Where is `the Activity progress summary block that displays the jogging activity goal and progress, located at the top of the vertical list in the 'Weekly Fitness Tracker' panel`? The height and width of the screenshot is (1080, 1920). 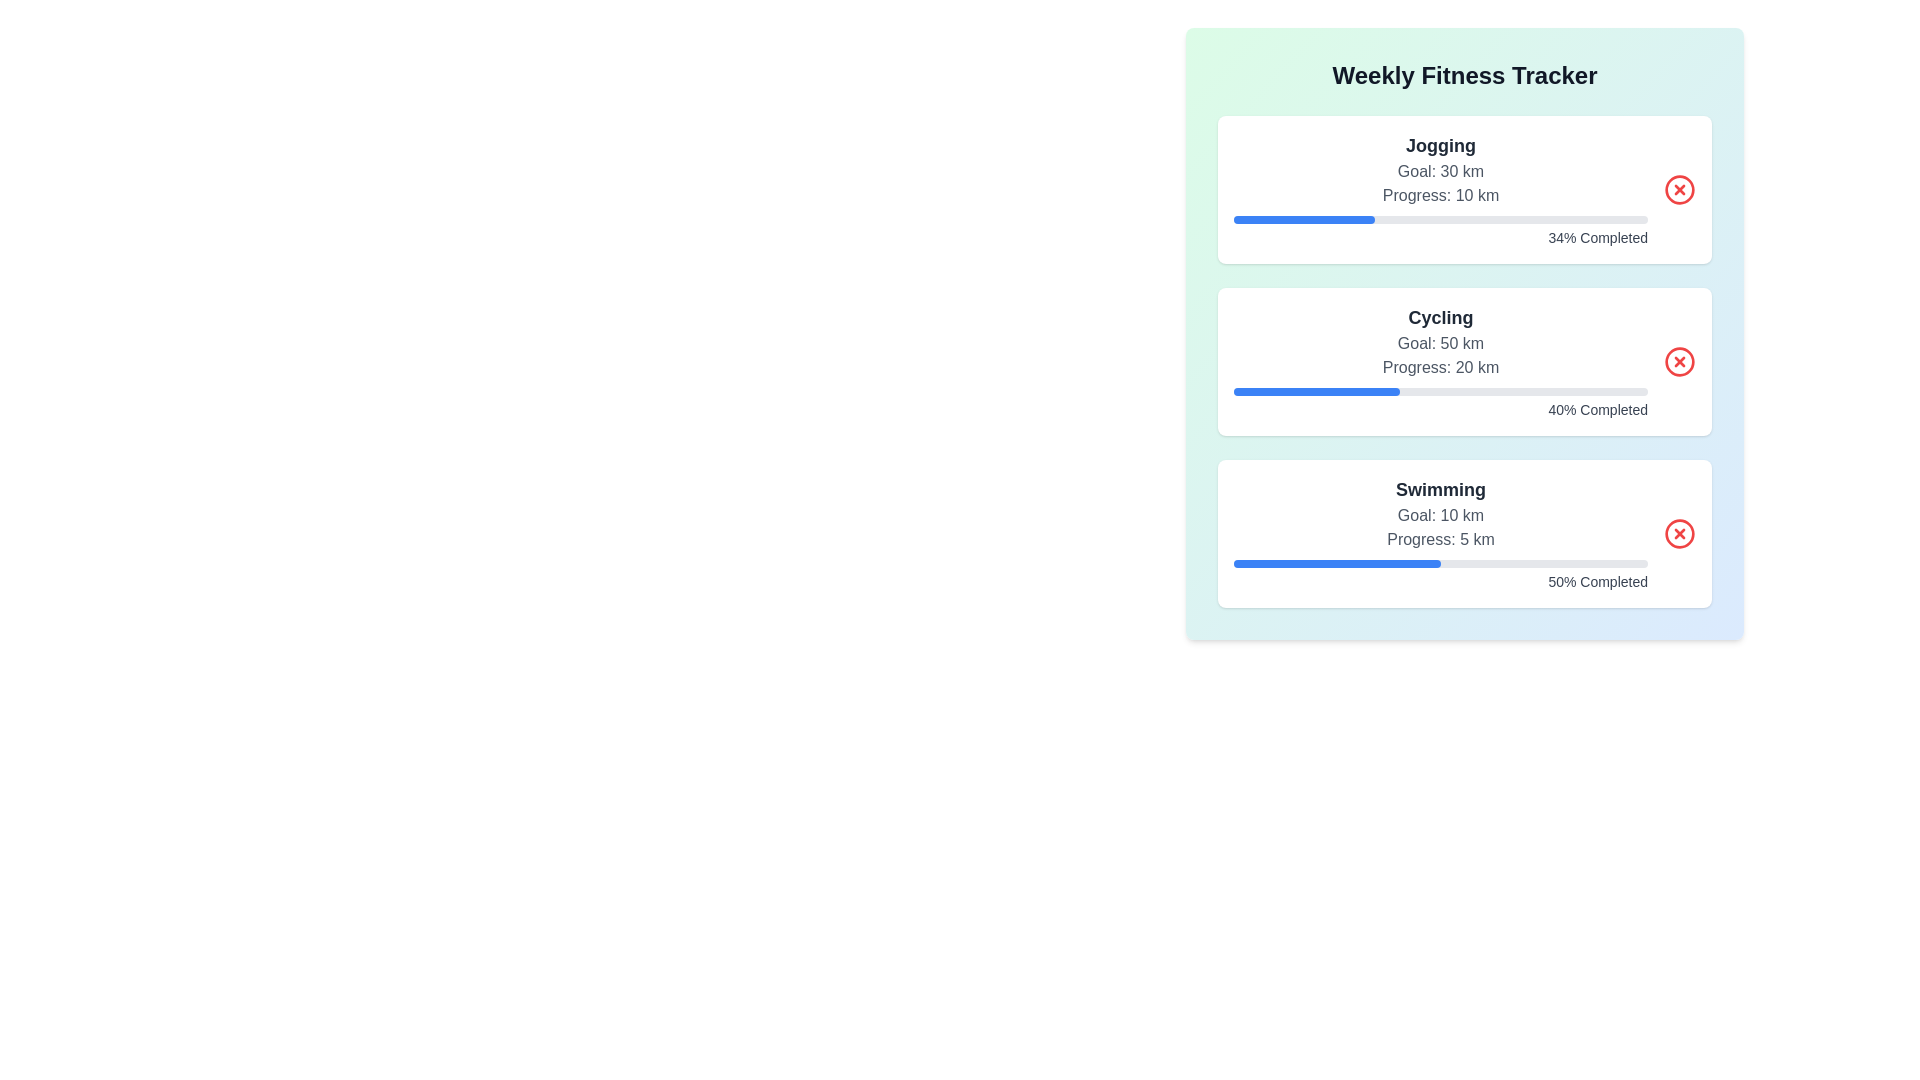 the Activity progress summary block that displays the jogging activity goal and progress, located at the top of the vertical list in the 'Weekly Fitness Tracker' panel is located at coordinates (1440, 189).